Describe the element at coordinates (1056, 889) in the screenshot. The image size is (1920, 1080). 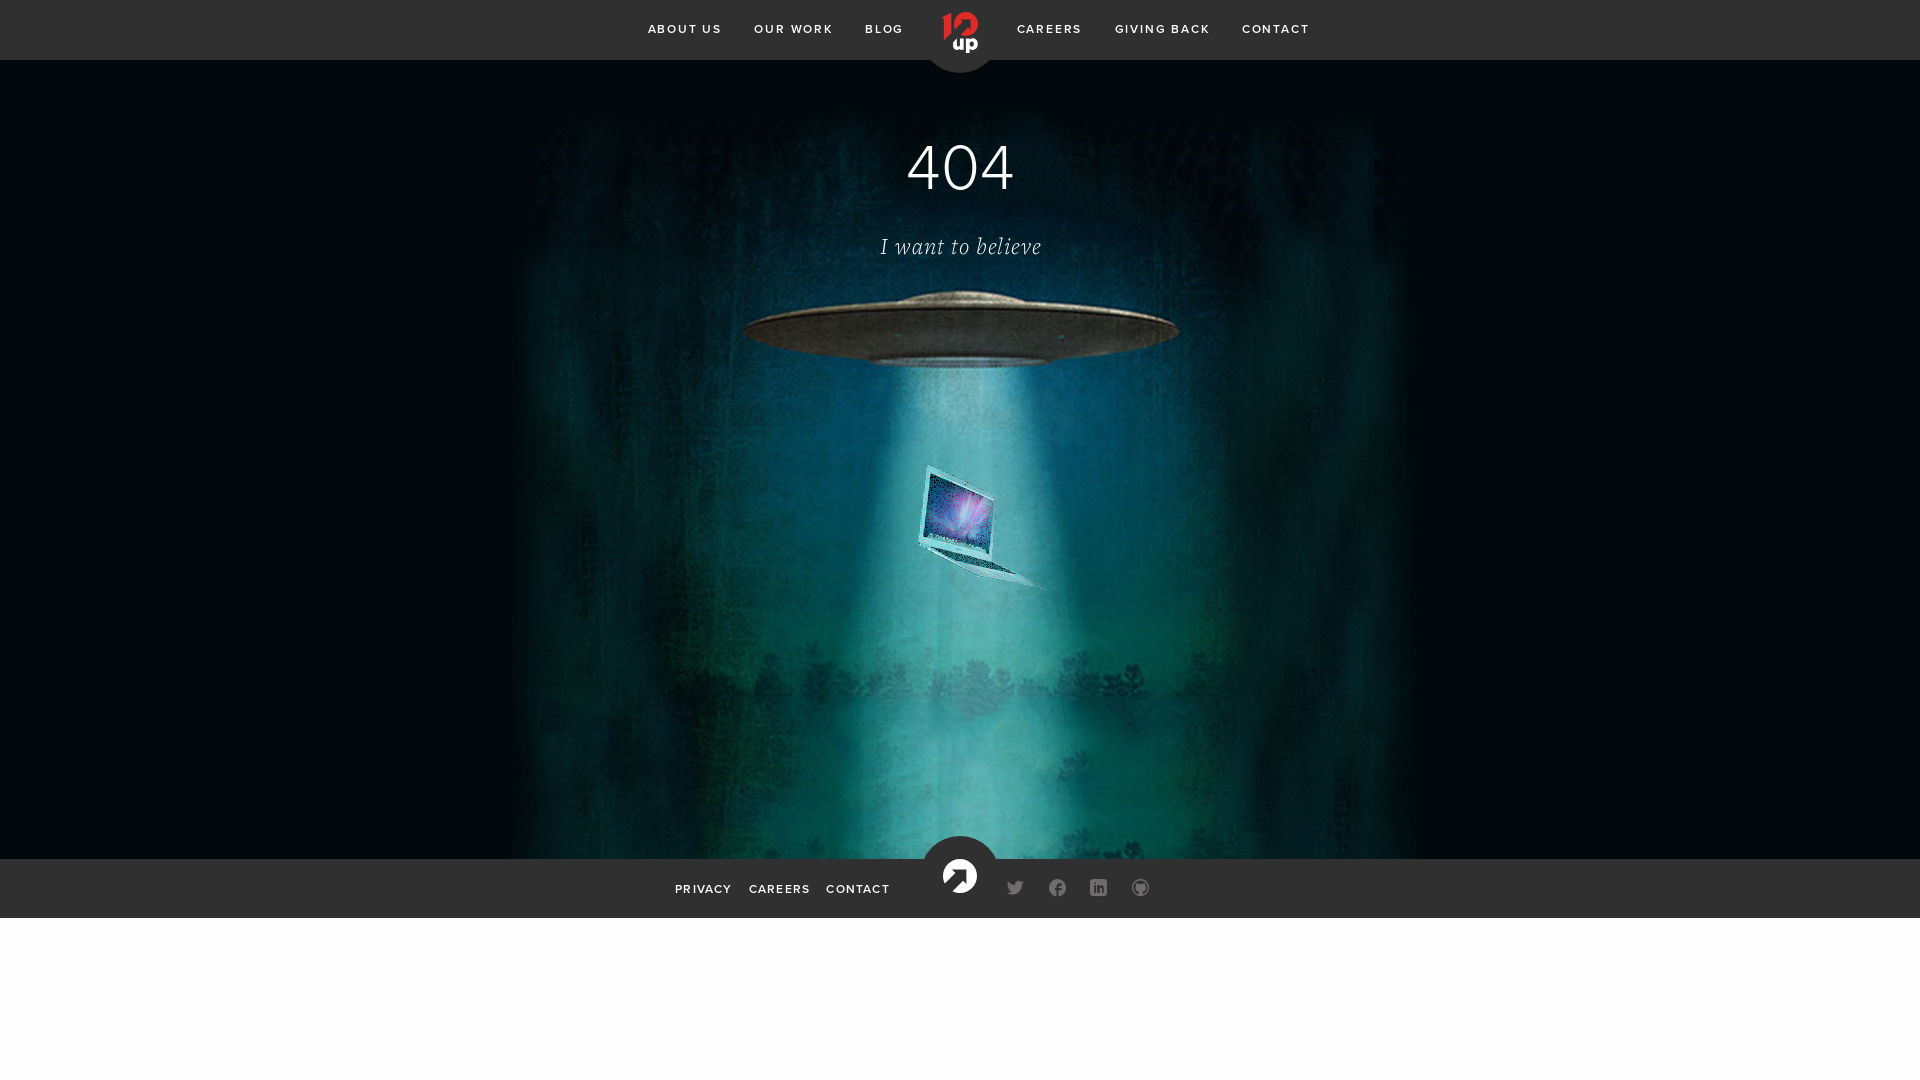
I see `'FACEBOOK'` at that location.